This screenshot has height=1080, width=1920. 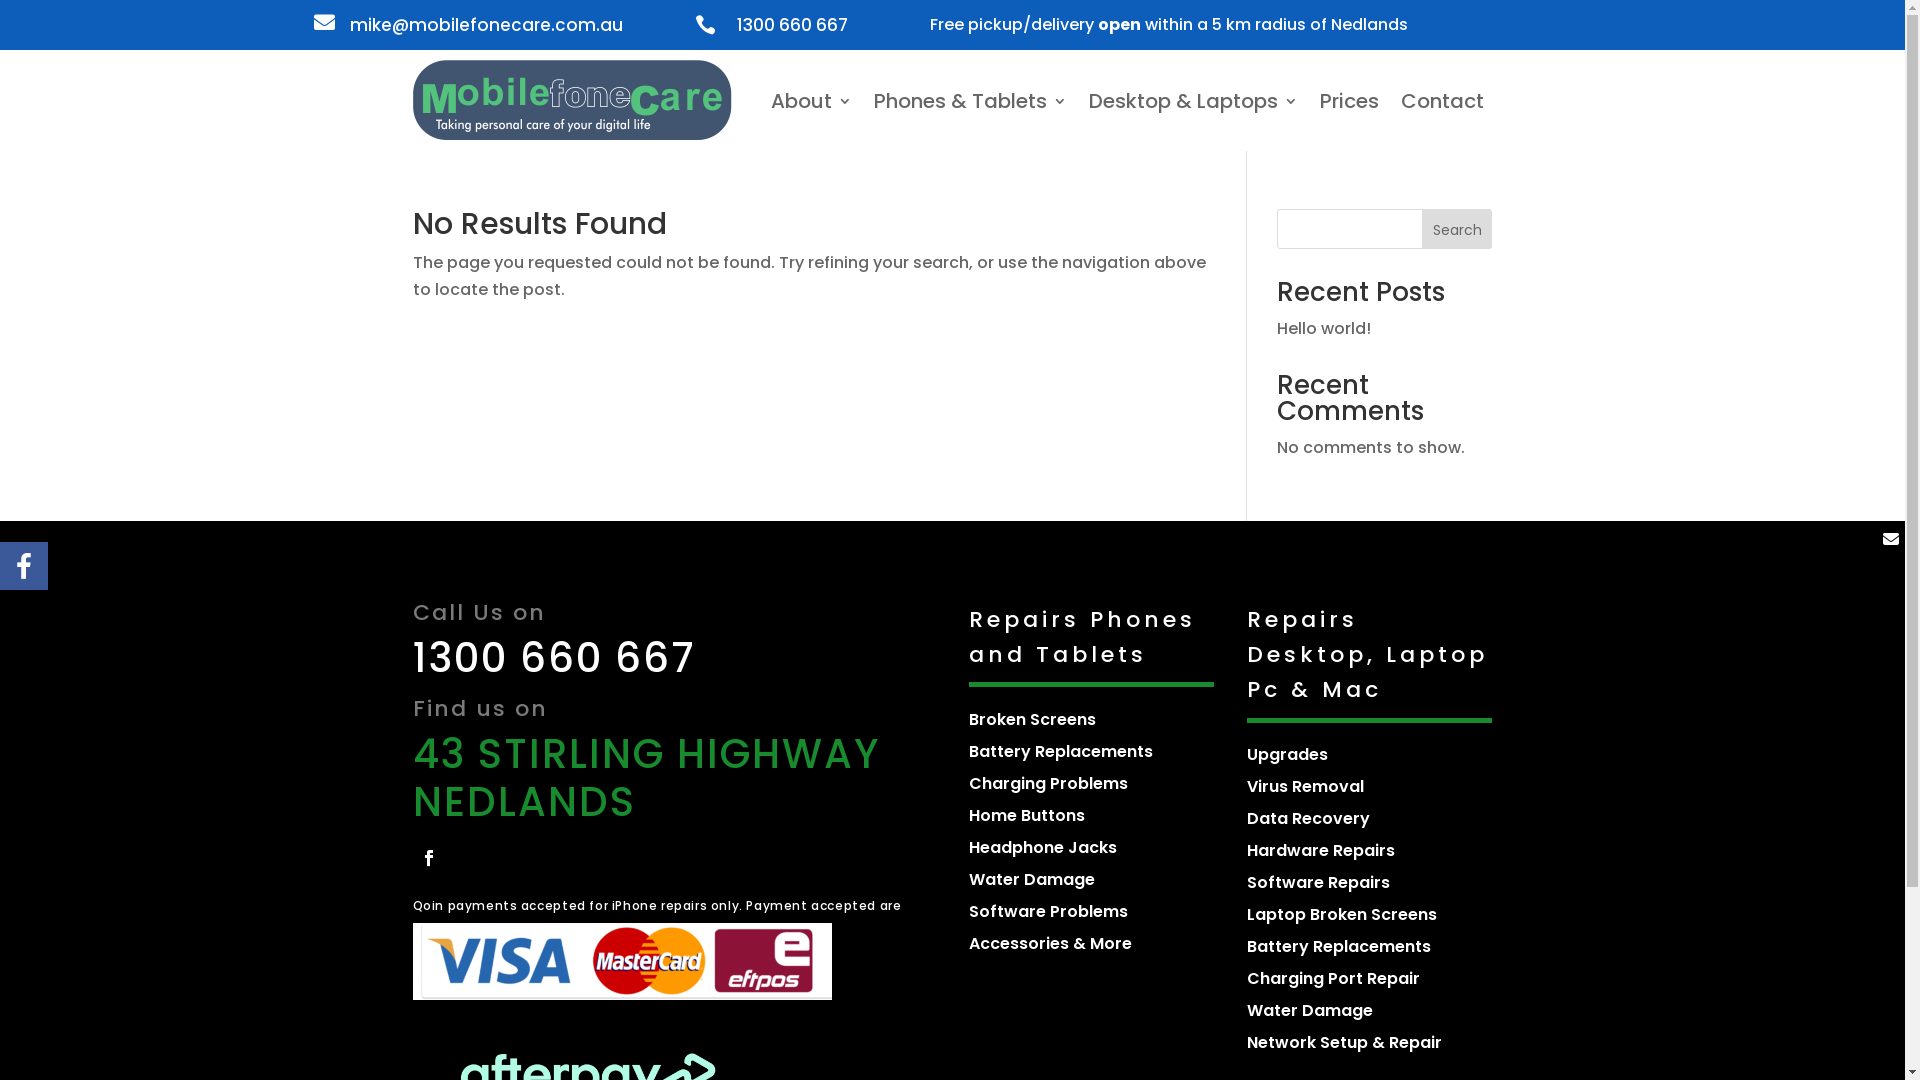 I want to click on 'Data Recovery', so click(x=1246, y=818).